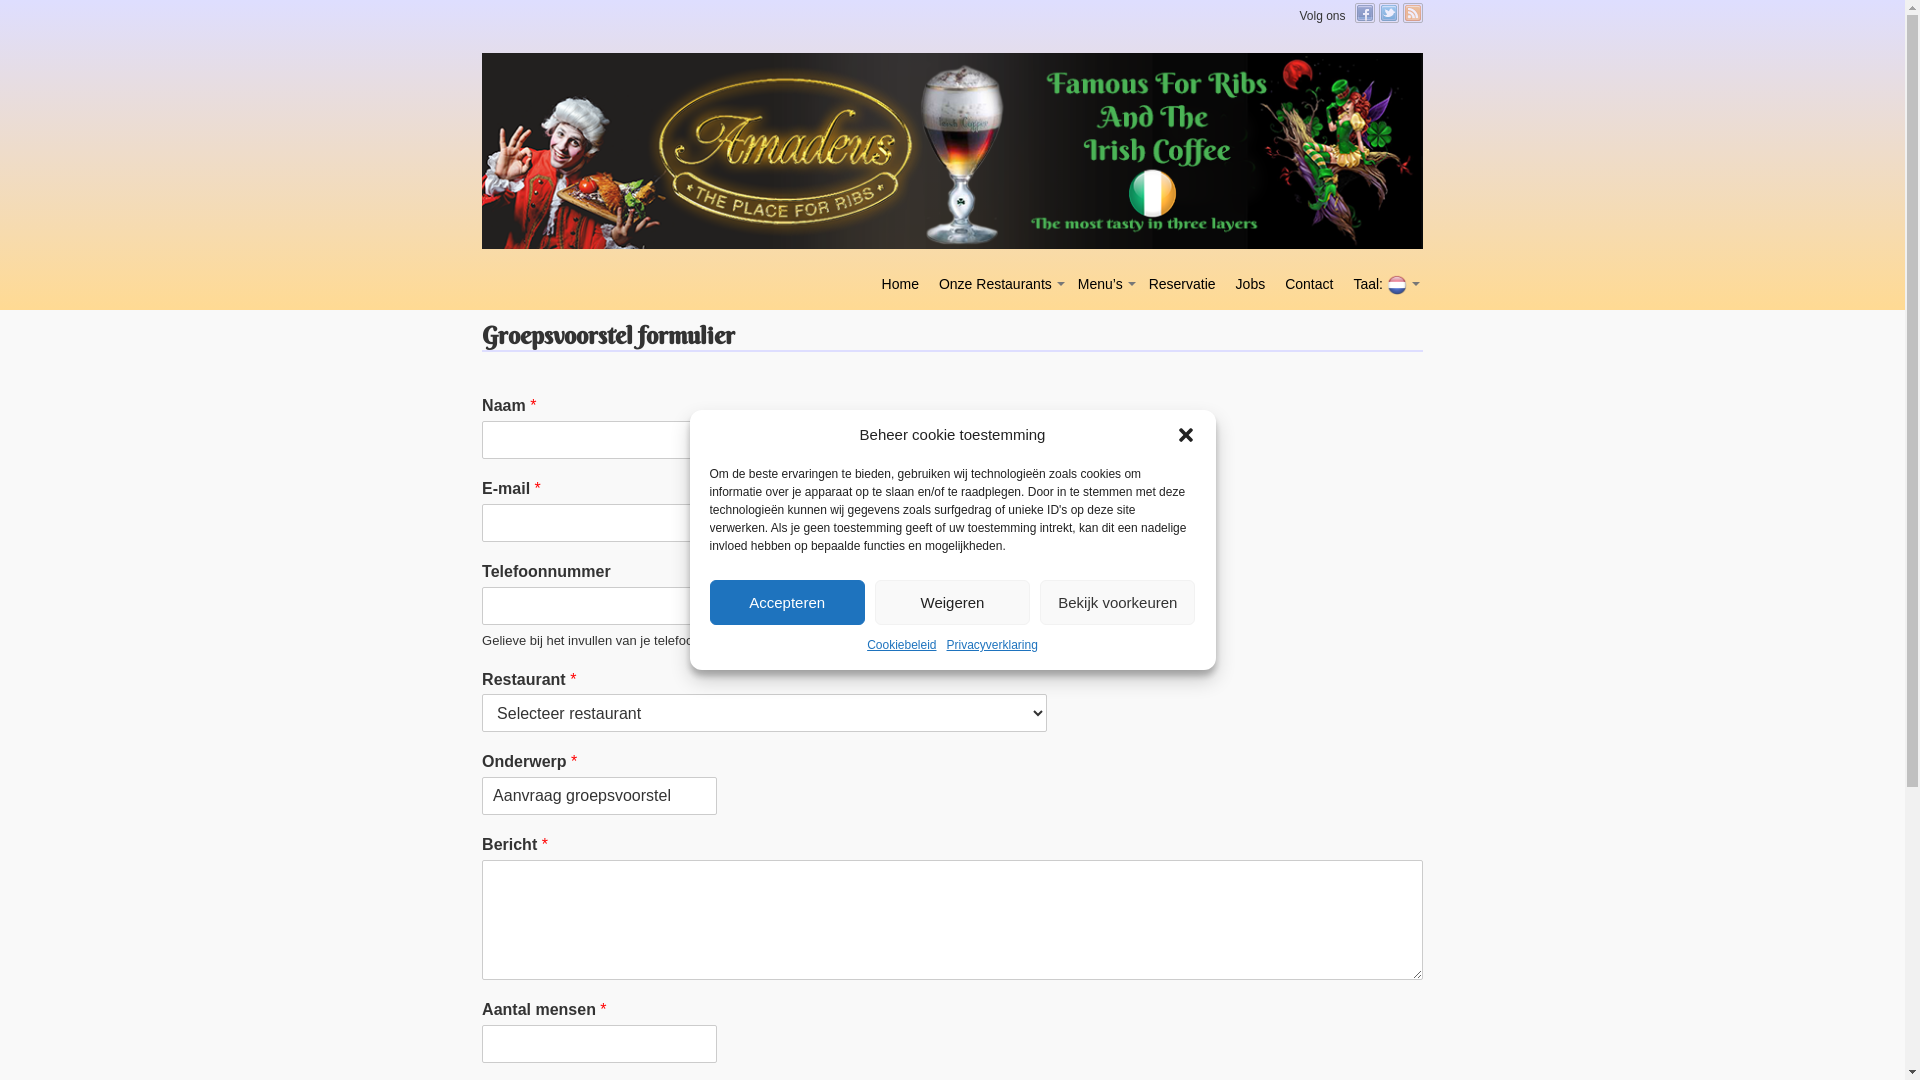  Describe the element at coordinates (928, 284) in the screenshot. I see `'Onze Restaurants'` at that location.